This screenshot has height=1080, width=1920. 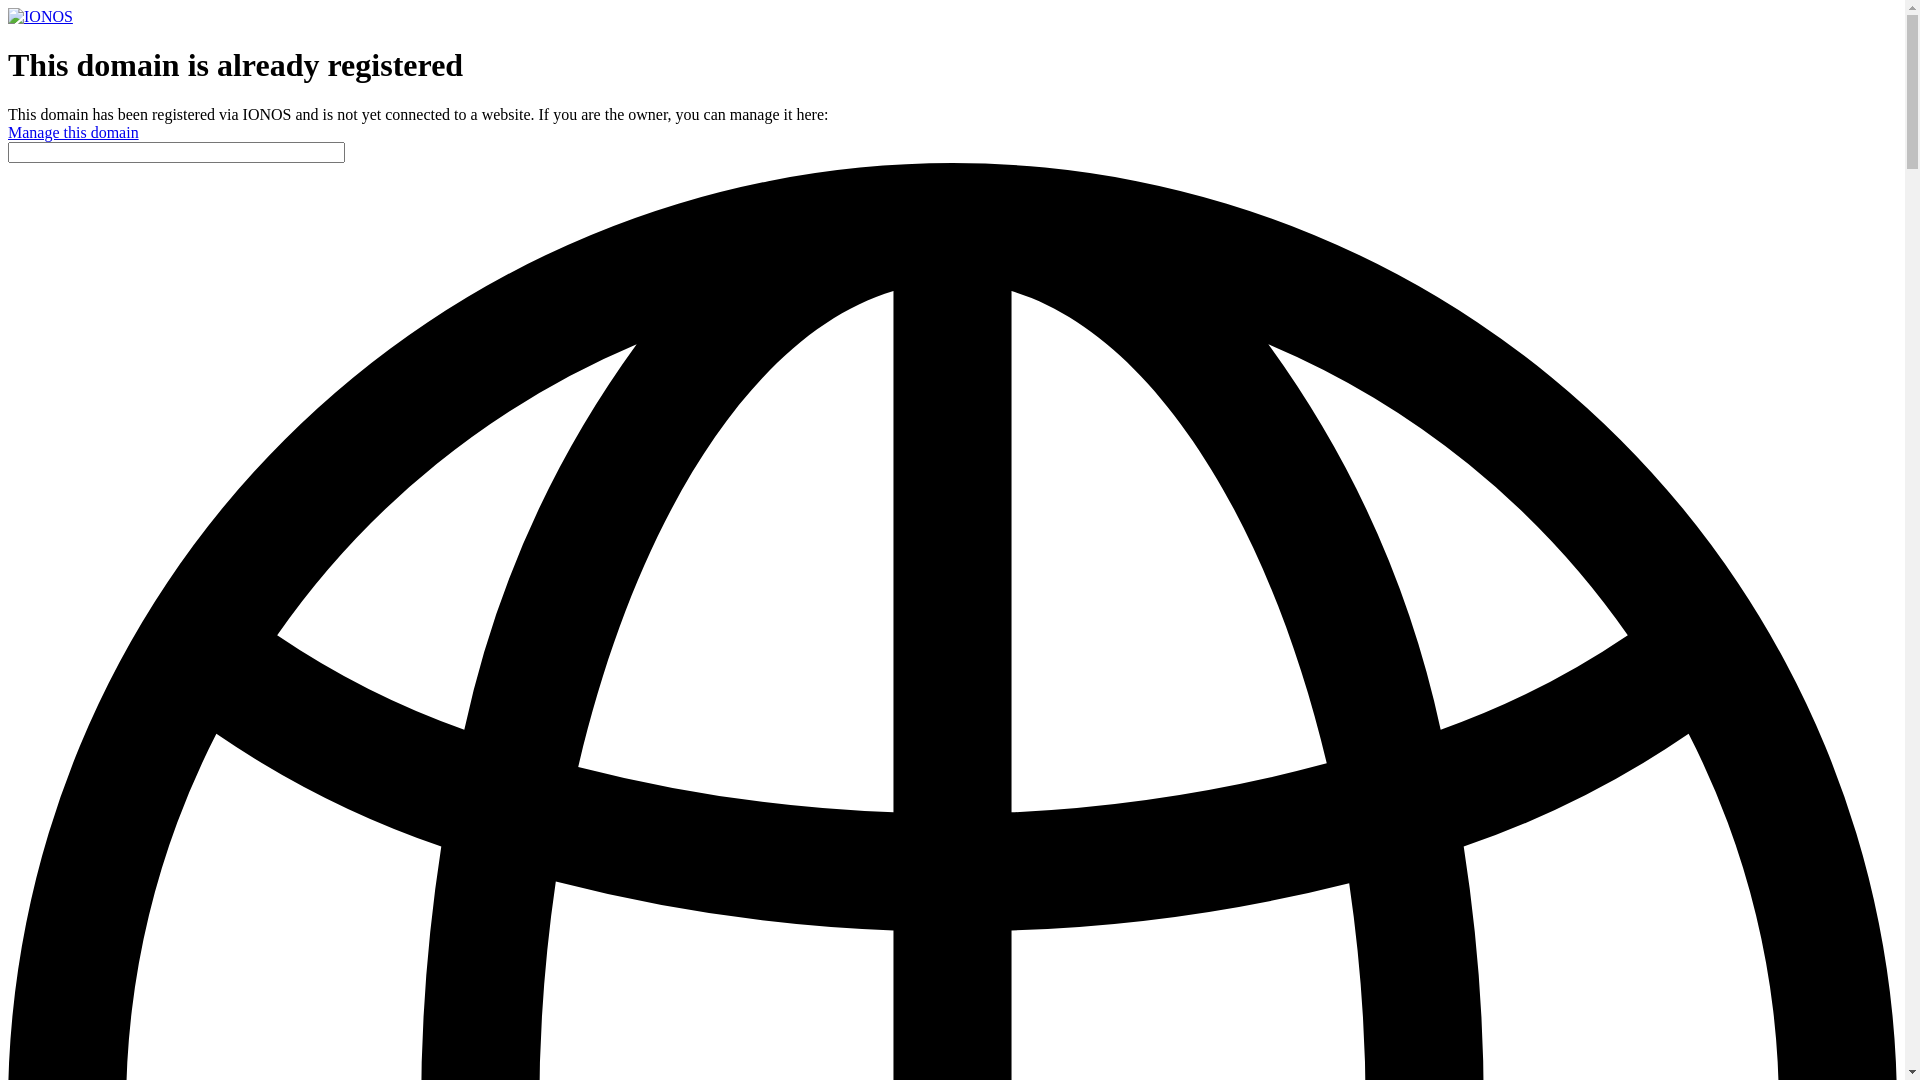 I want to click on 'Manage this domain', so click(x=73, y=132).